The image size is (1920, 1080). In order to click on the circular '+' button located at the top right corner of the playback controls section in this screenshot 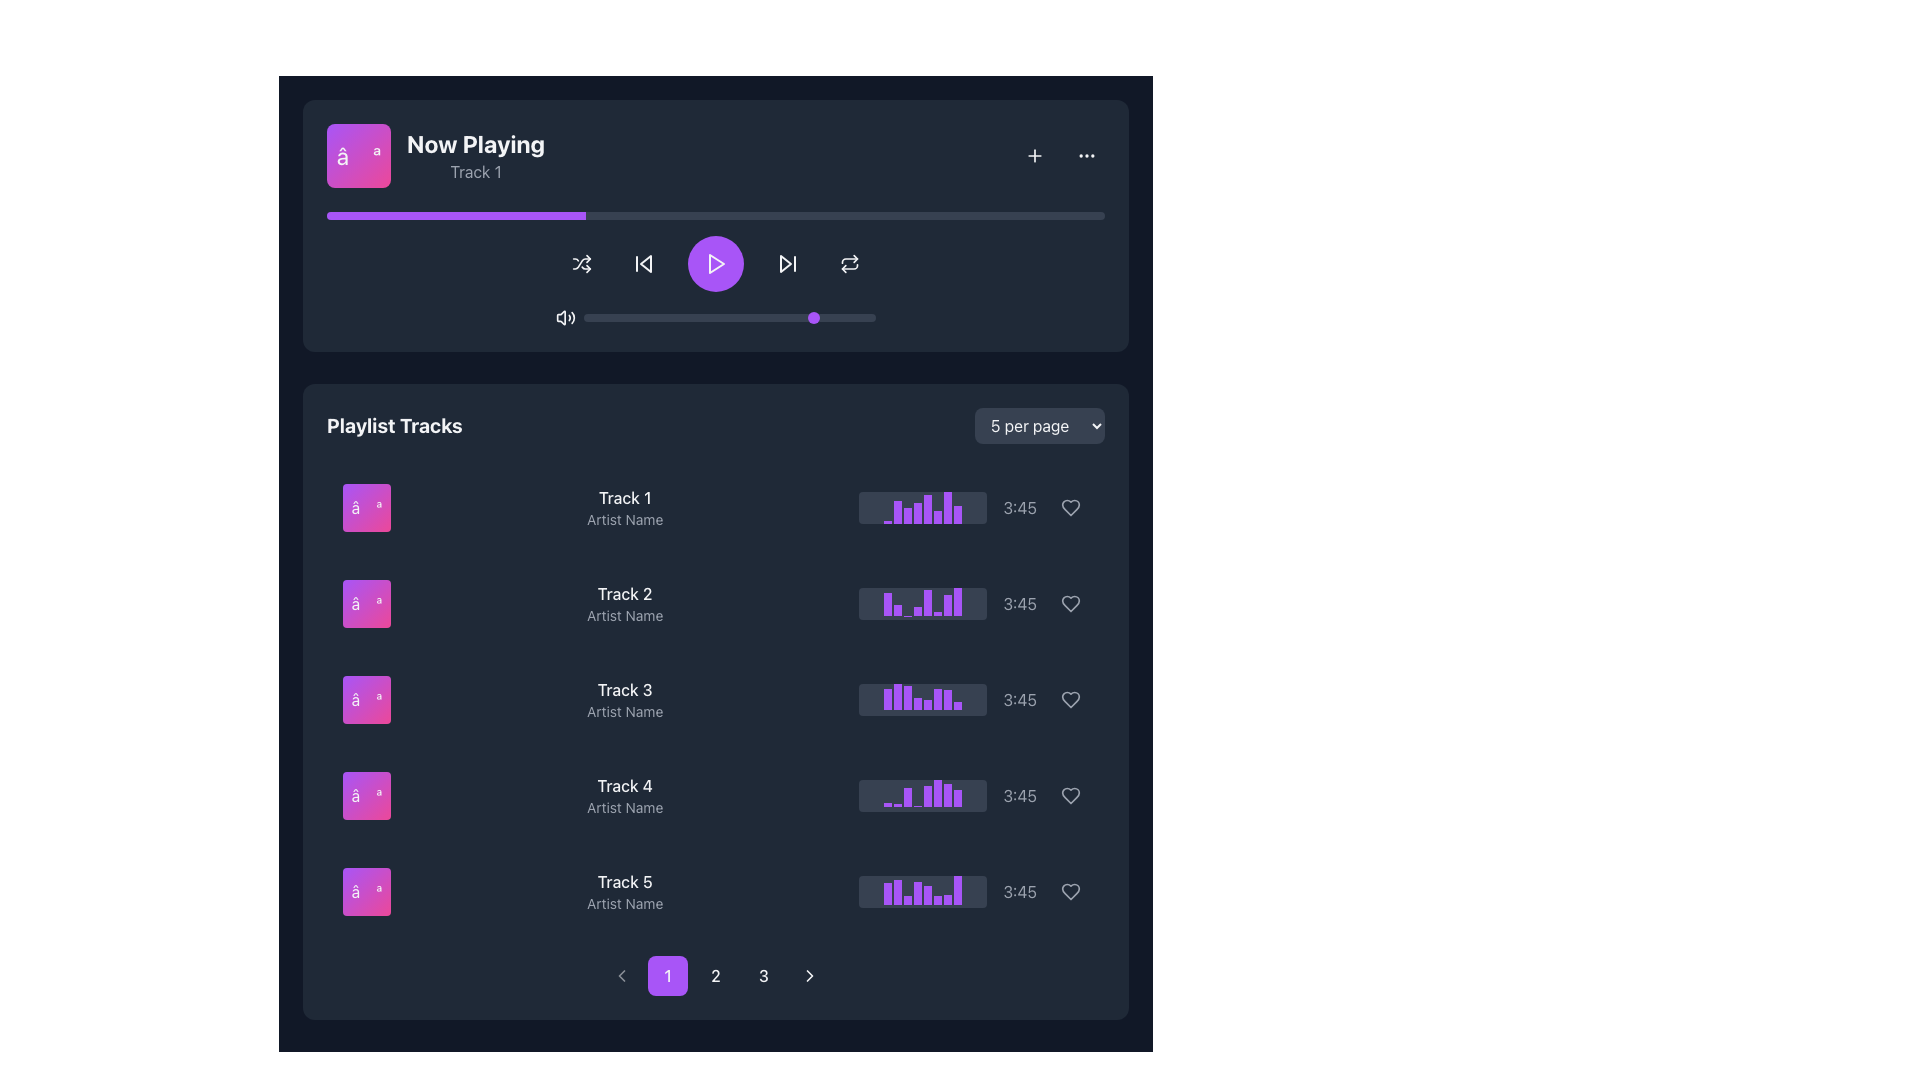, I will do `click(1035, 154)`.